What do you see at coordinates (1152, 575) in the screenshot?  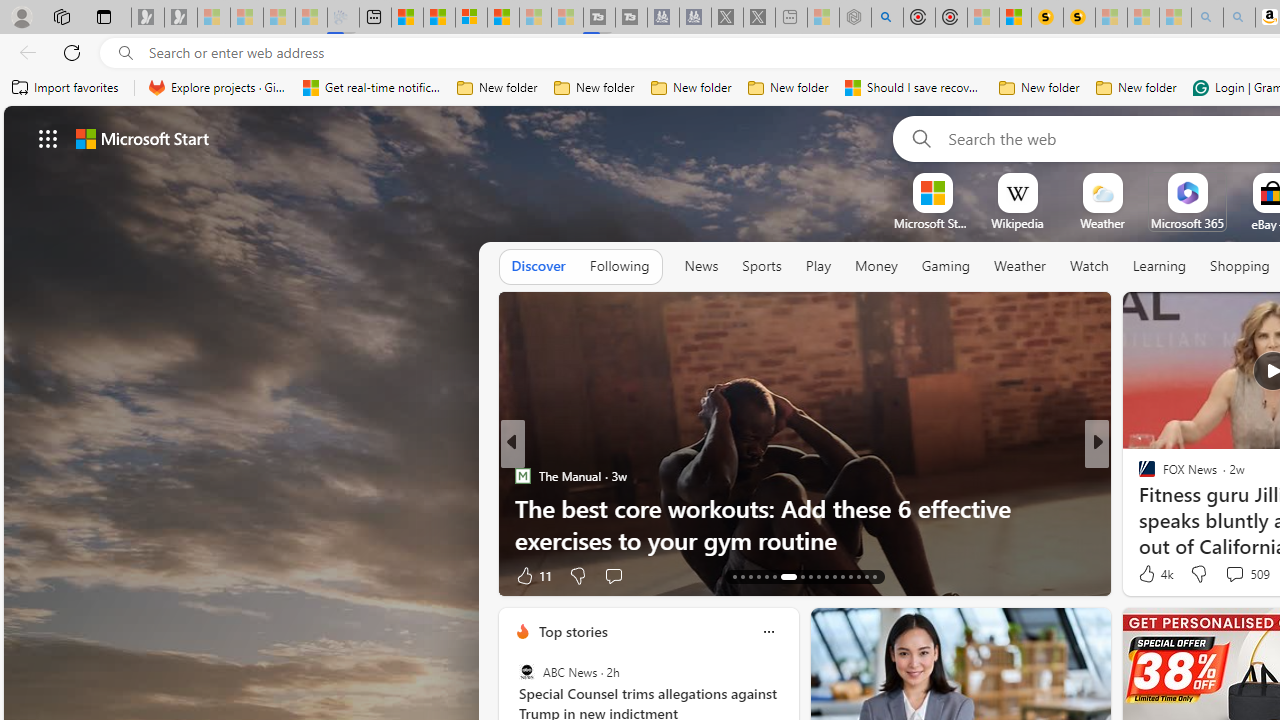 I see `'961 Like'` at bounding box center [1152, 575].